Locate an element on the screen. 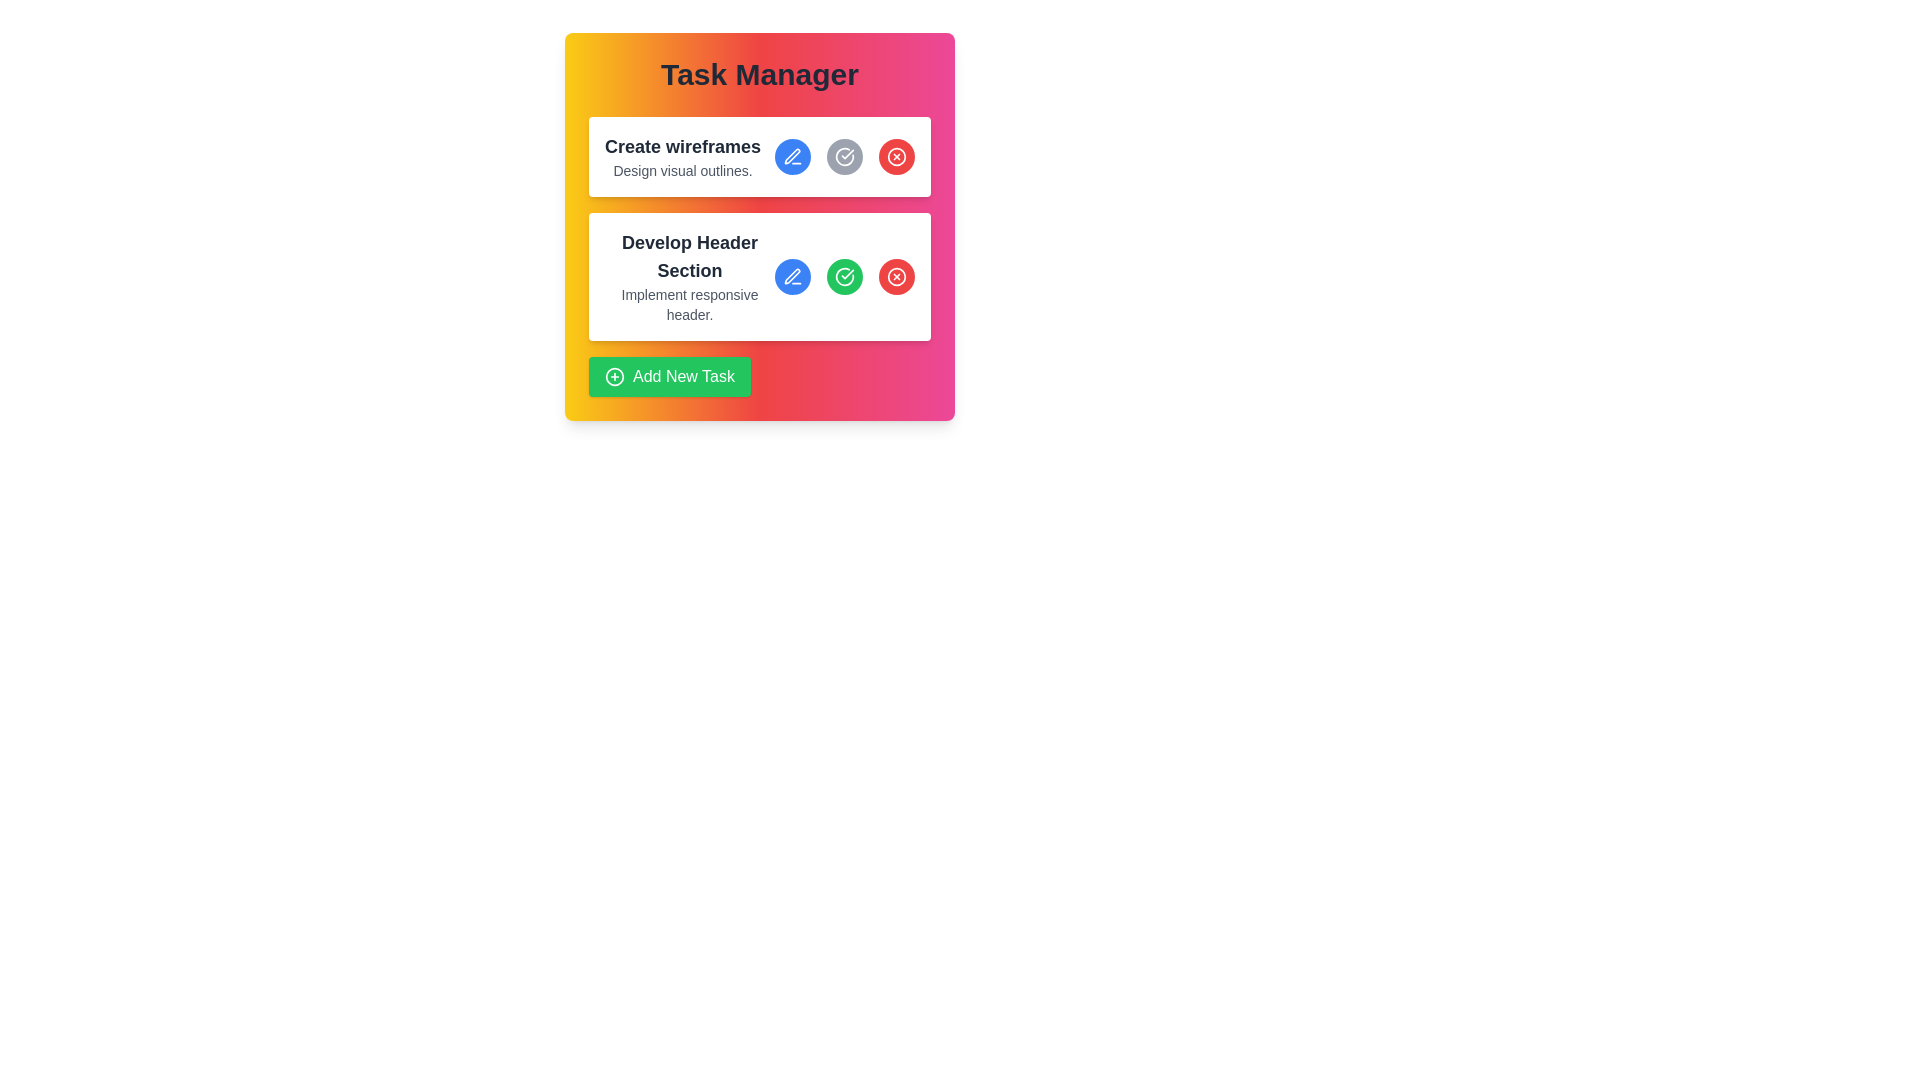 The height and width of the screenshot is (1080, 1920). the composite text block that serves as a title and subtitle for a task in the task management interface, located at the top of the card beneath 'Task Manager' is located at coordinates (683, 156).